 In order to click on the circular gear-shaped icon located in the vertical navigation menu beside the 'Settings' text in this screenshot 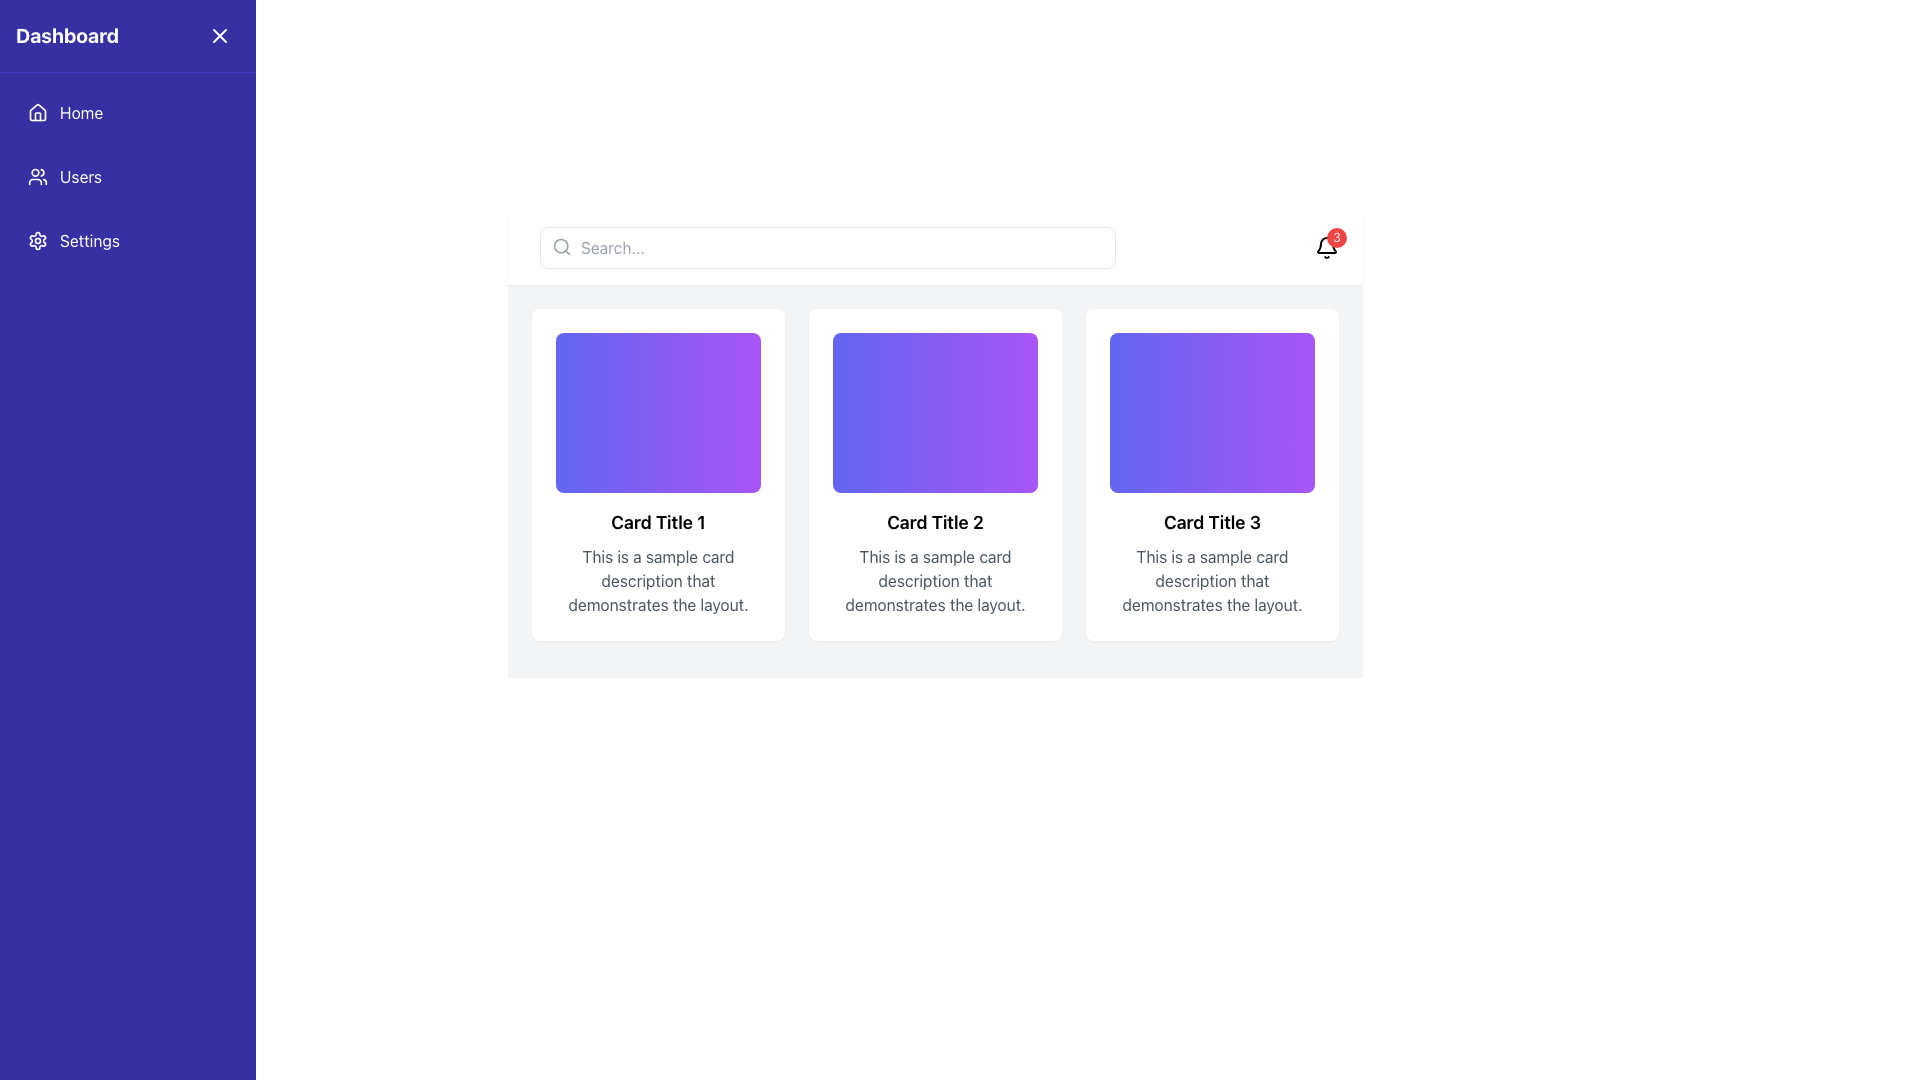, I will do `click(38, 239)`.